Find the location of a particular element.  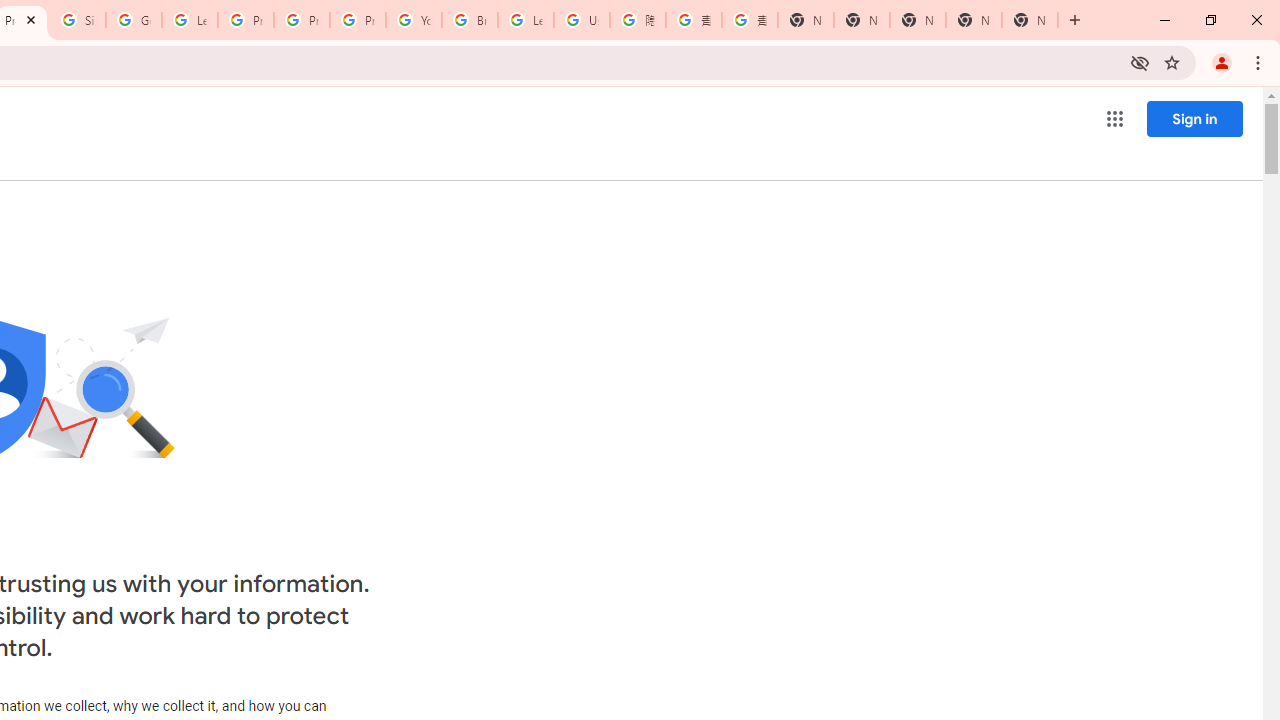

'Privacy Help Center - Policies Help' is located at coordinates (244, 20).